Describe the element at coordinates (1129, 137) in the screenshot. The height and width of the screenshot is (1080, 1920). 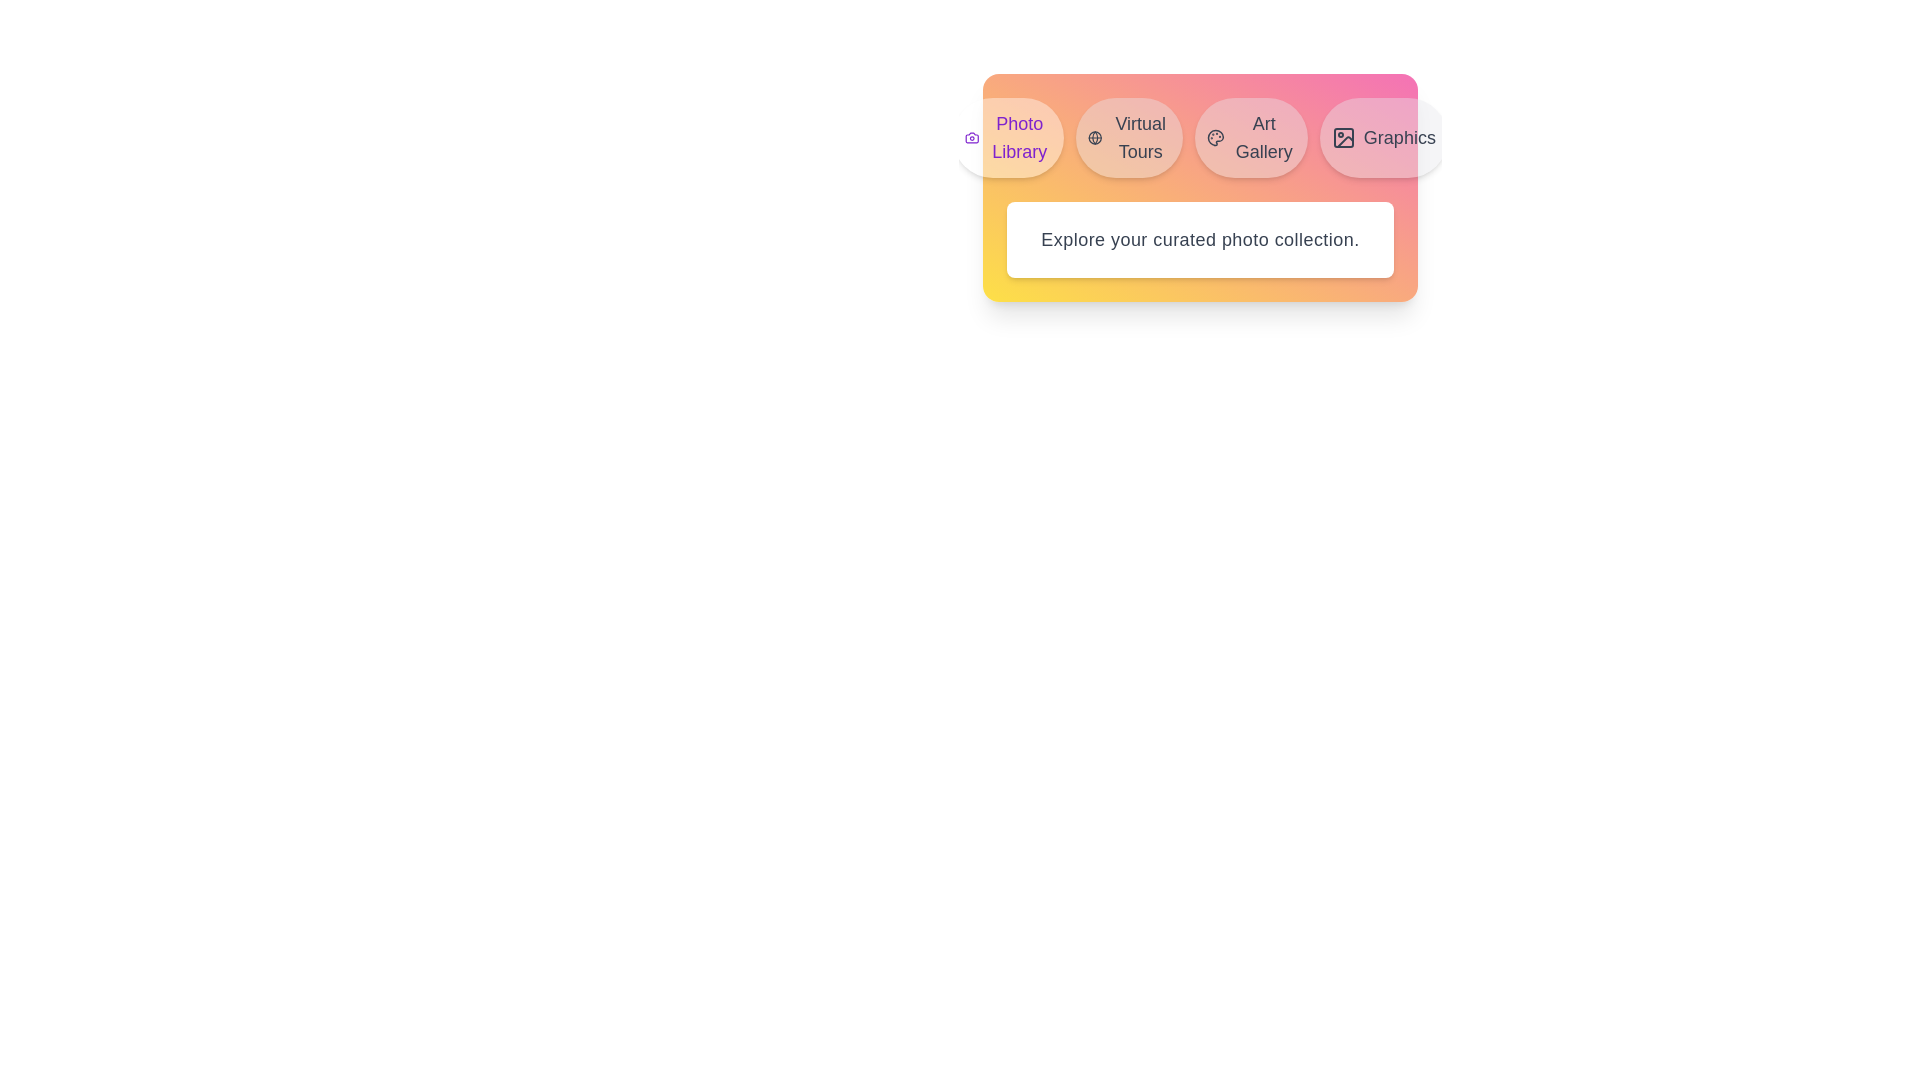
I see `the tab labeled Virtual Tours in the MediaLibraryTabs component` at that location.